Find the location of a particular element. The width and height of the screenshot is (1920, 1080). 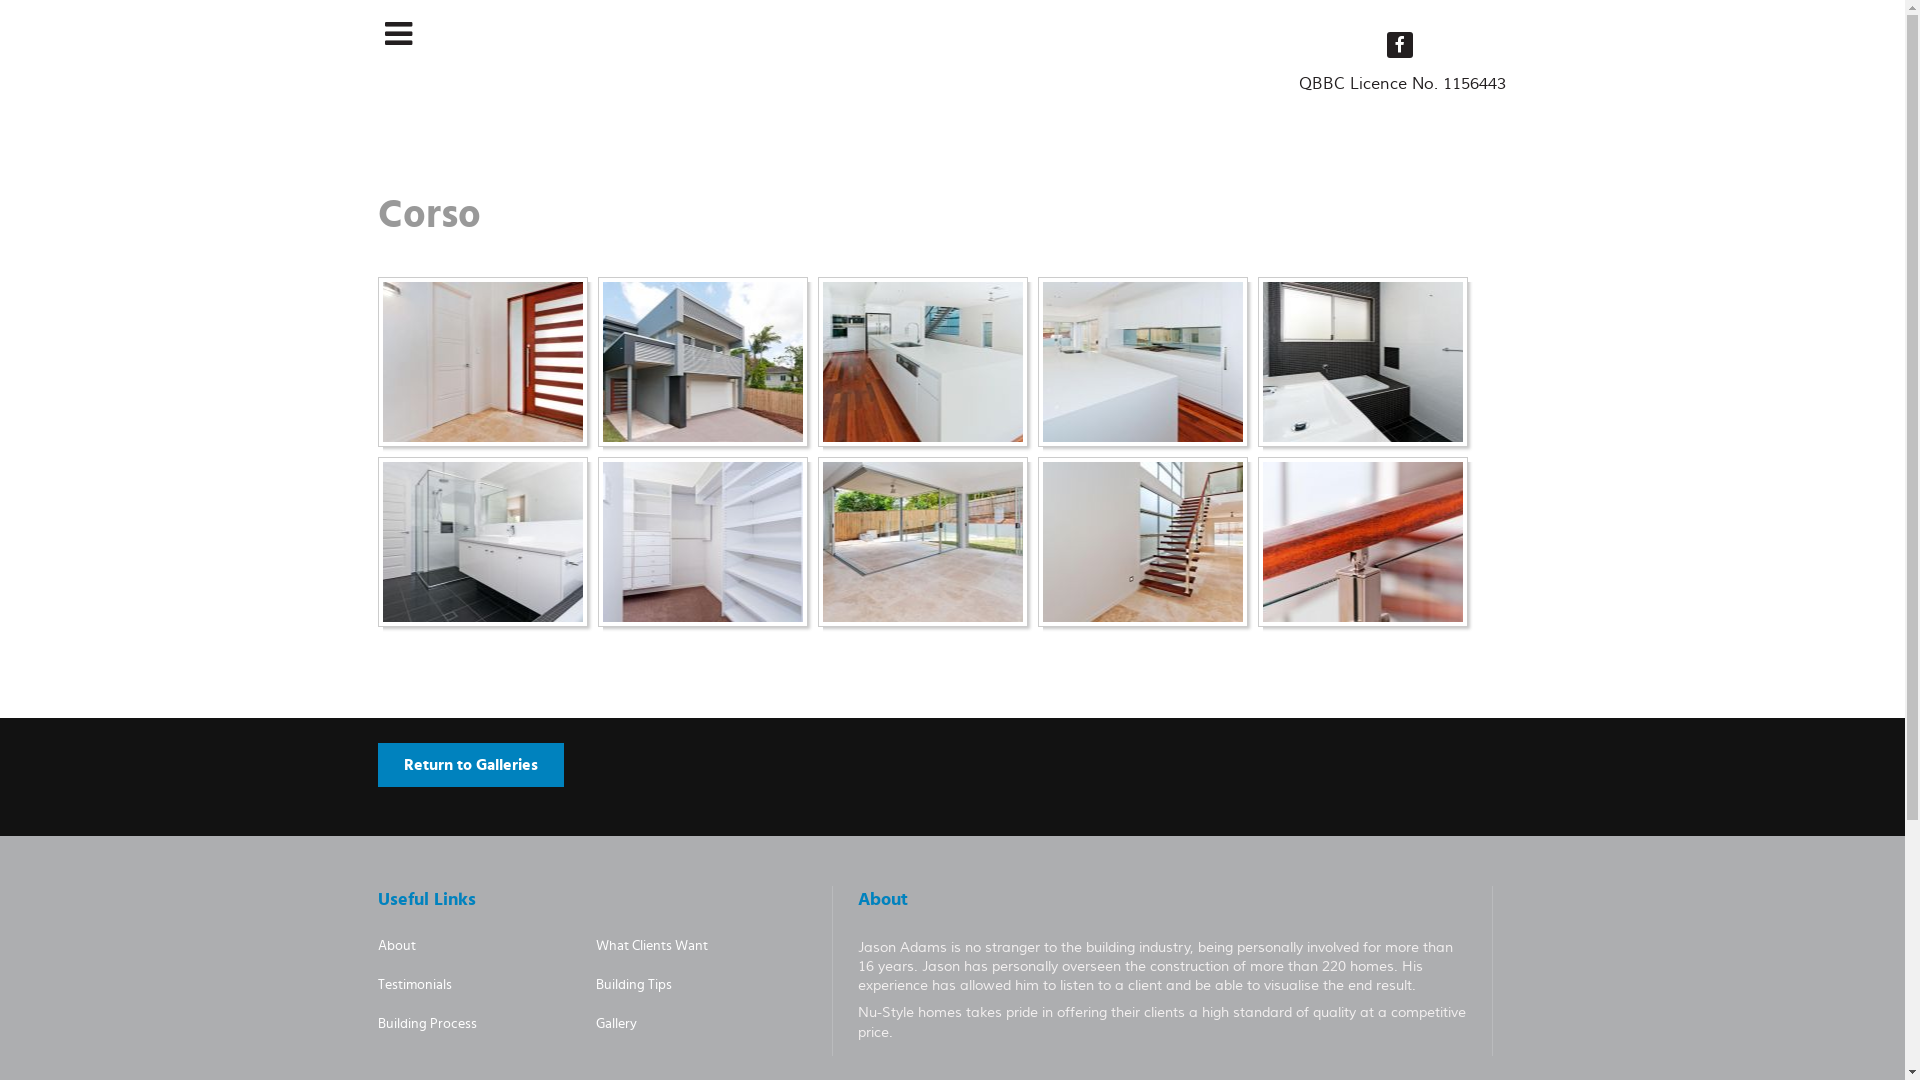

'Testimonials' is located at coordinates (378, 983).